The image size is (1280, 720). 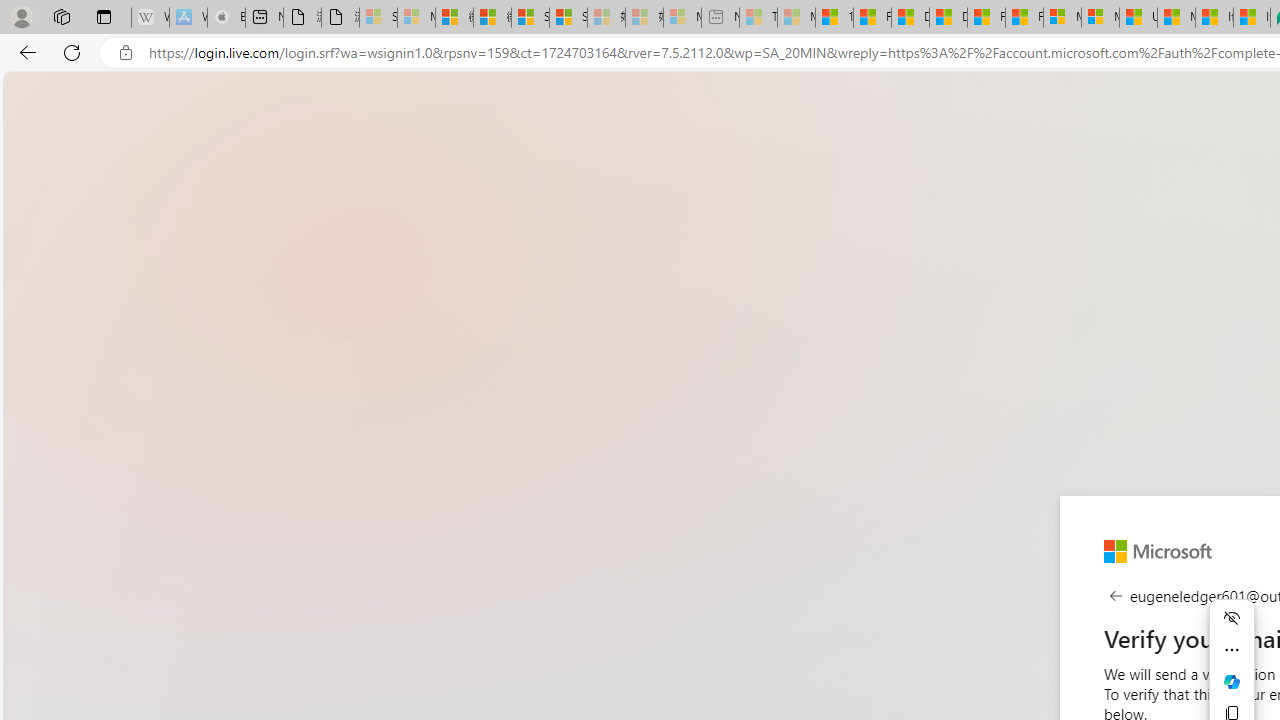 What do you see at coordinates (757, 17) in the screenshot?
I see `'Top Stories - MSN - Sleeping'` at bounding box center [757, 17].